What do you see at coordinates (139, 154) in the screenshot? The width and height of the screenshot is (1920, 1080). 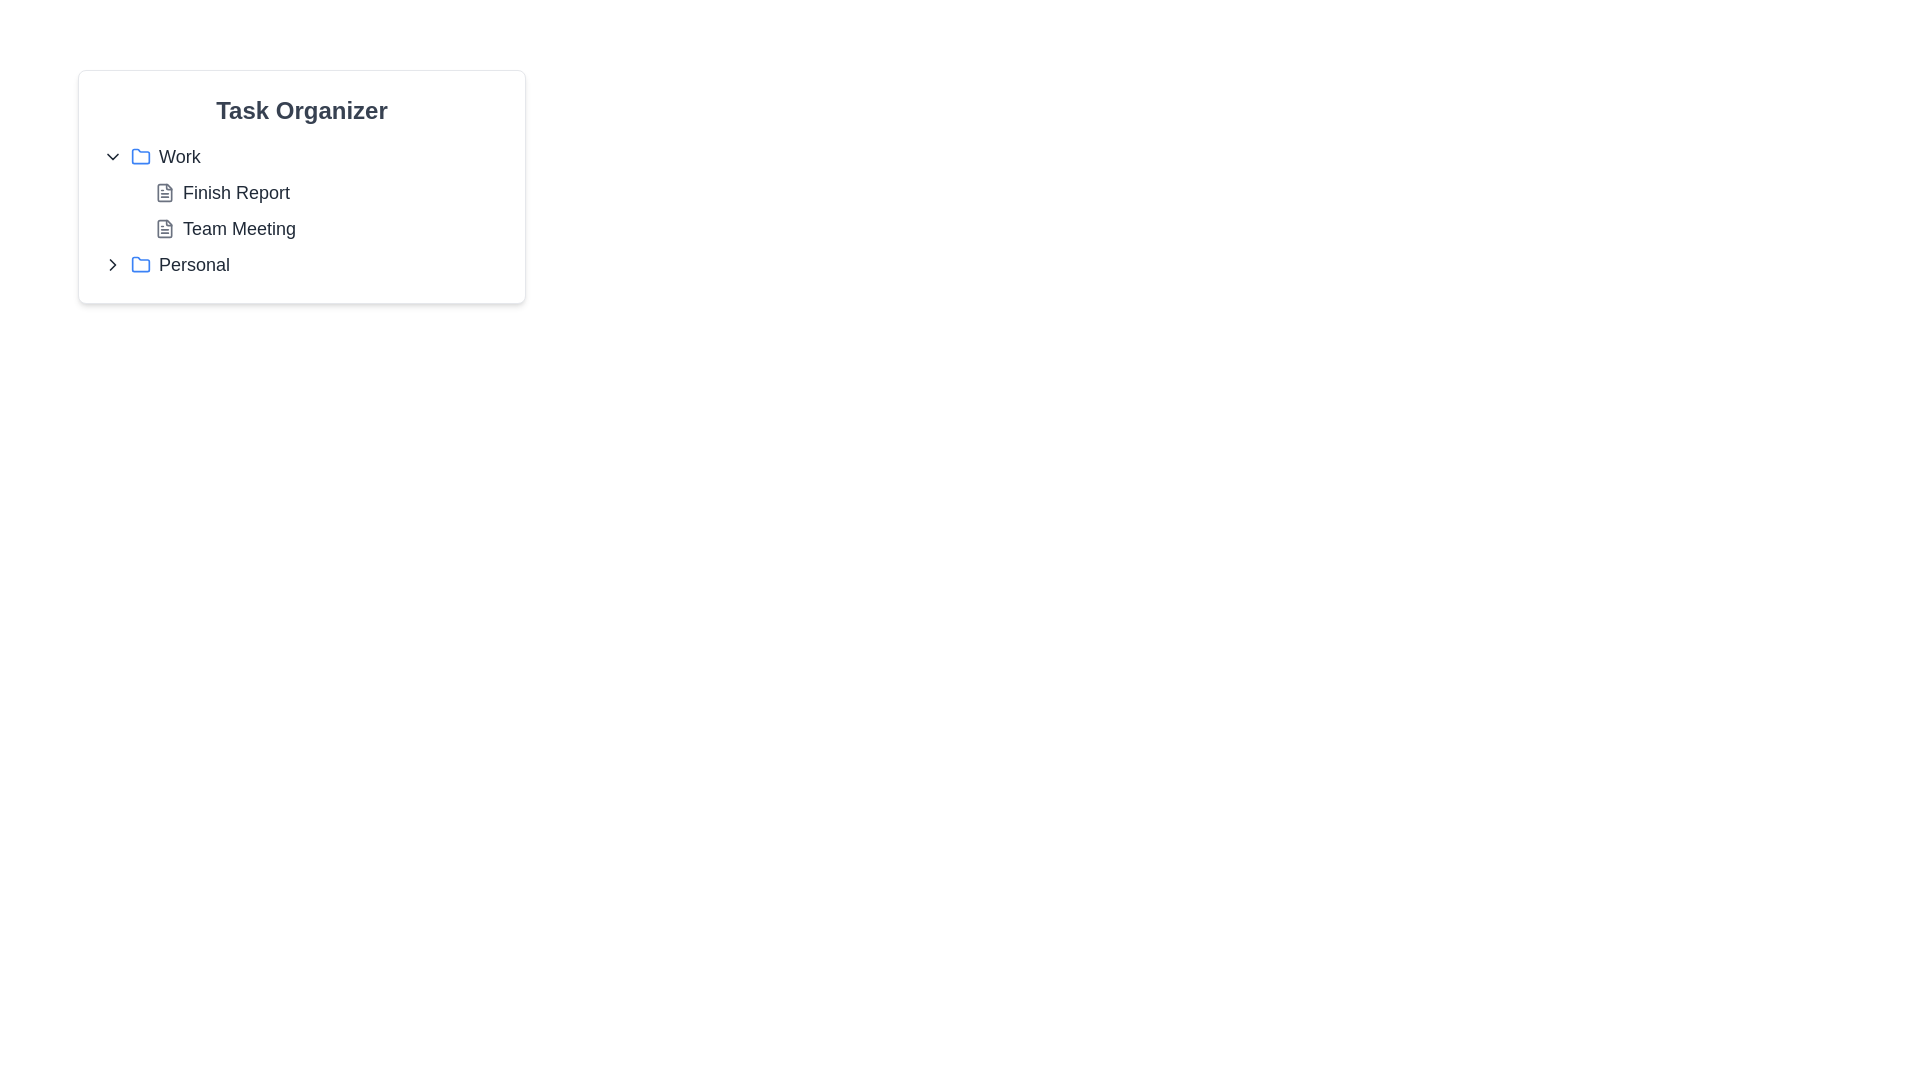 I see `the small folder icon with a blue outline located under the 'Personal' category in the hierarchical task list` at bounding box center [139, 154].